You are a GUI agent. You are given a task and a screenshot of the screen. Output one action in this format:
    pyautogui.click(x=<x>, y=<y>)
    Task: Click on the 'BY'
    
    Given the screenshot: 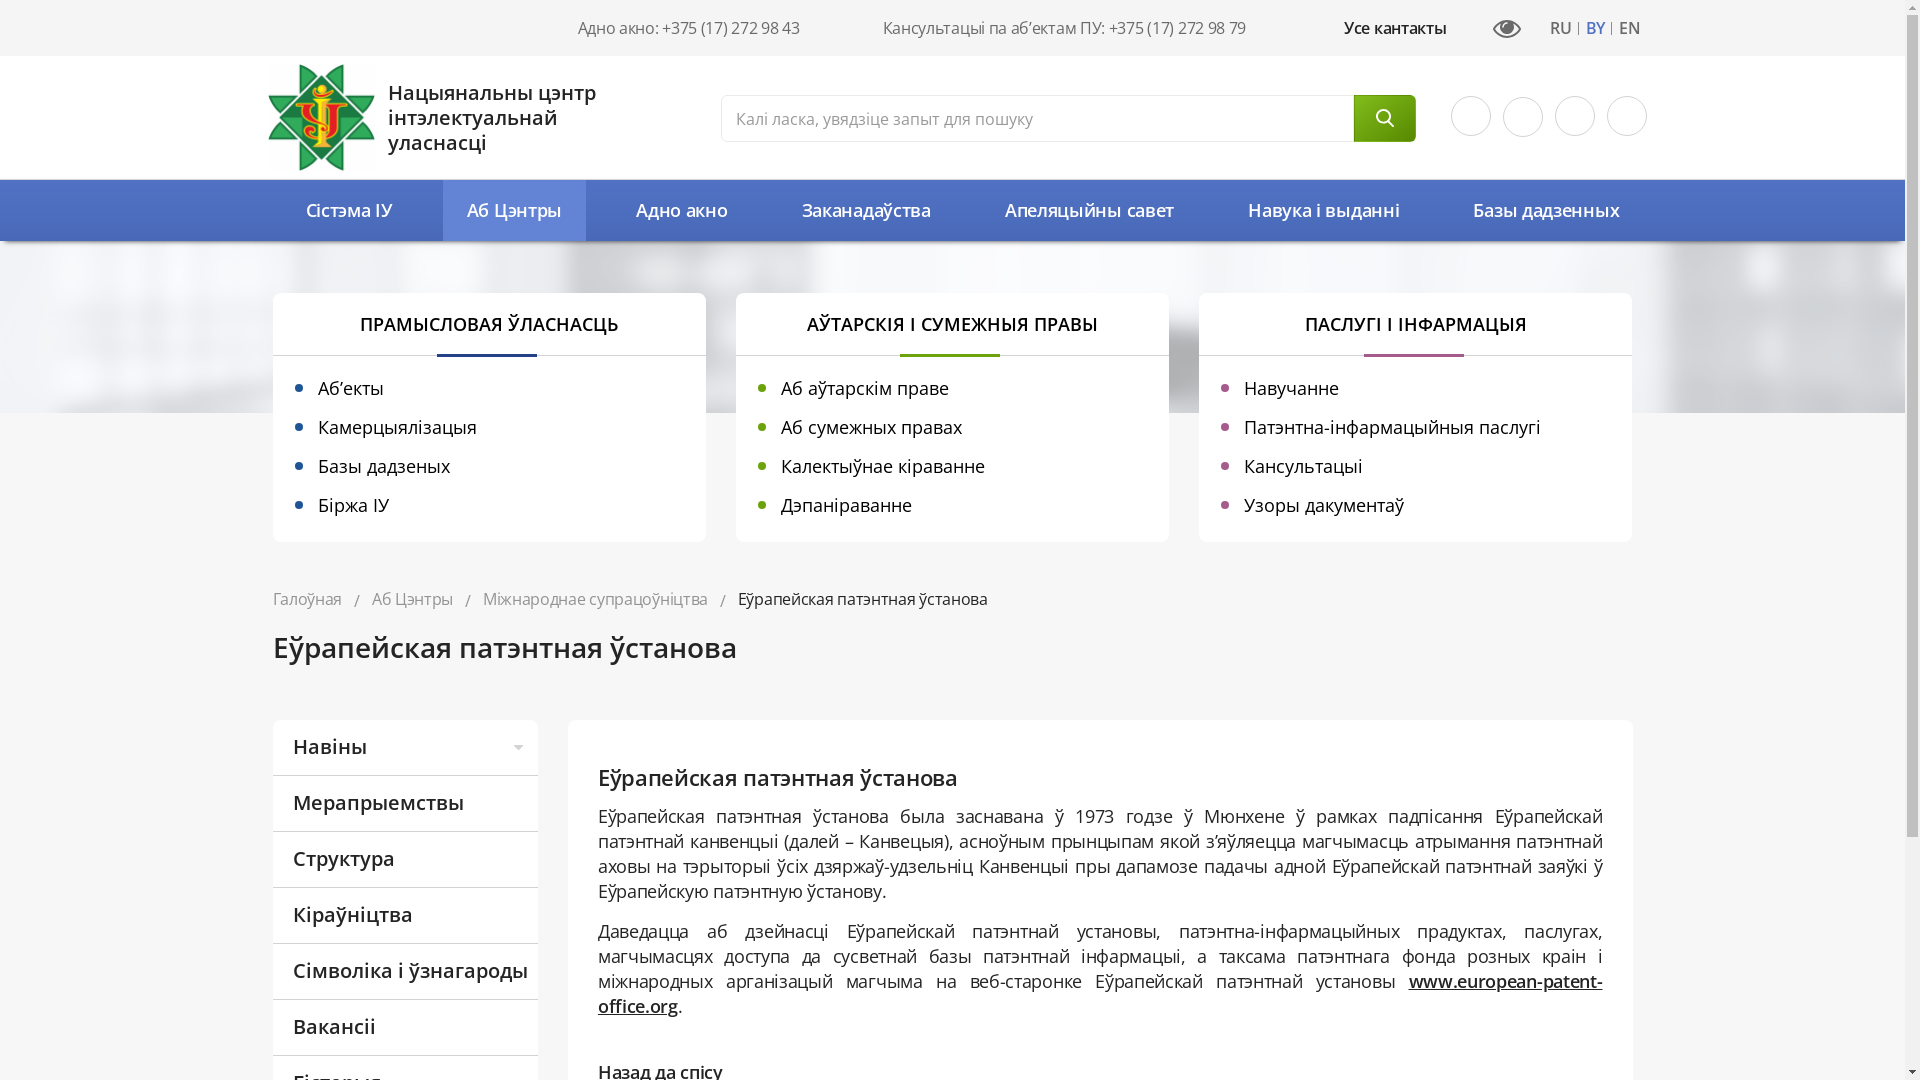 What is the action you would take?
    pyautogui.click(x=1594, y=29)
    